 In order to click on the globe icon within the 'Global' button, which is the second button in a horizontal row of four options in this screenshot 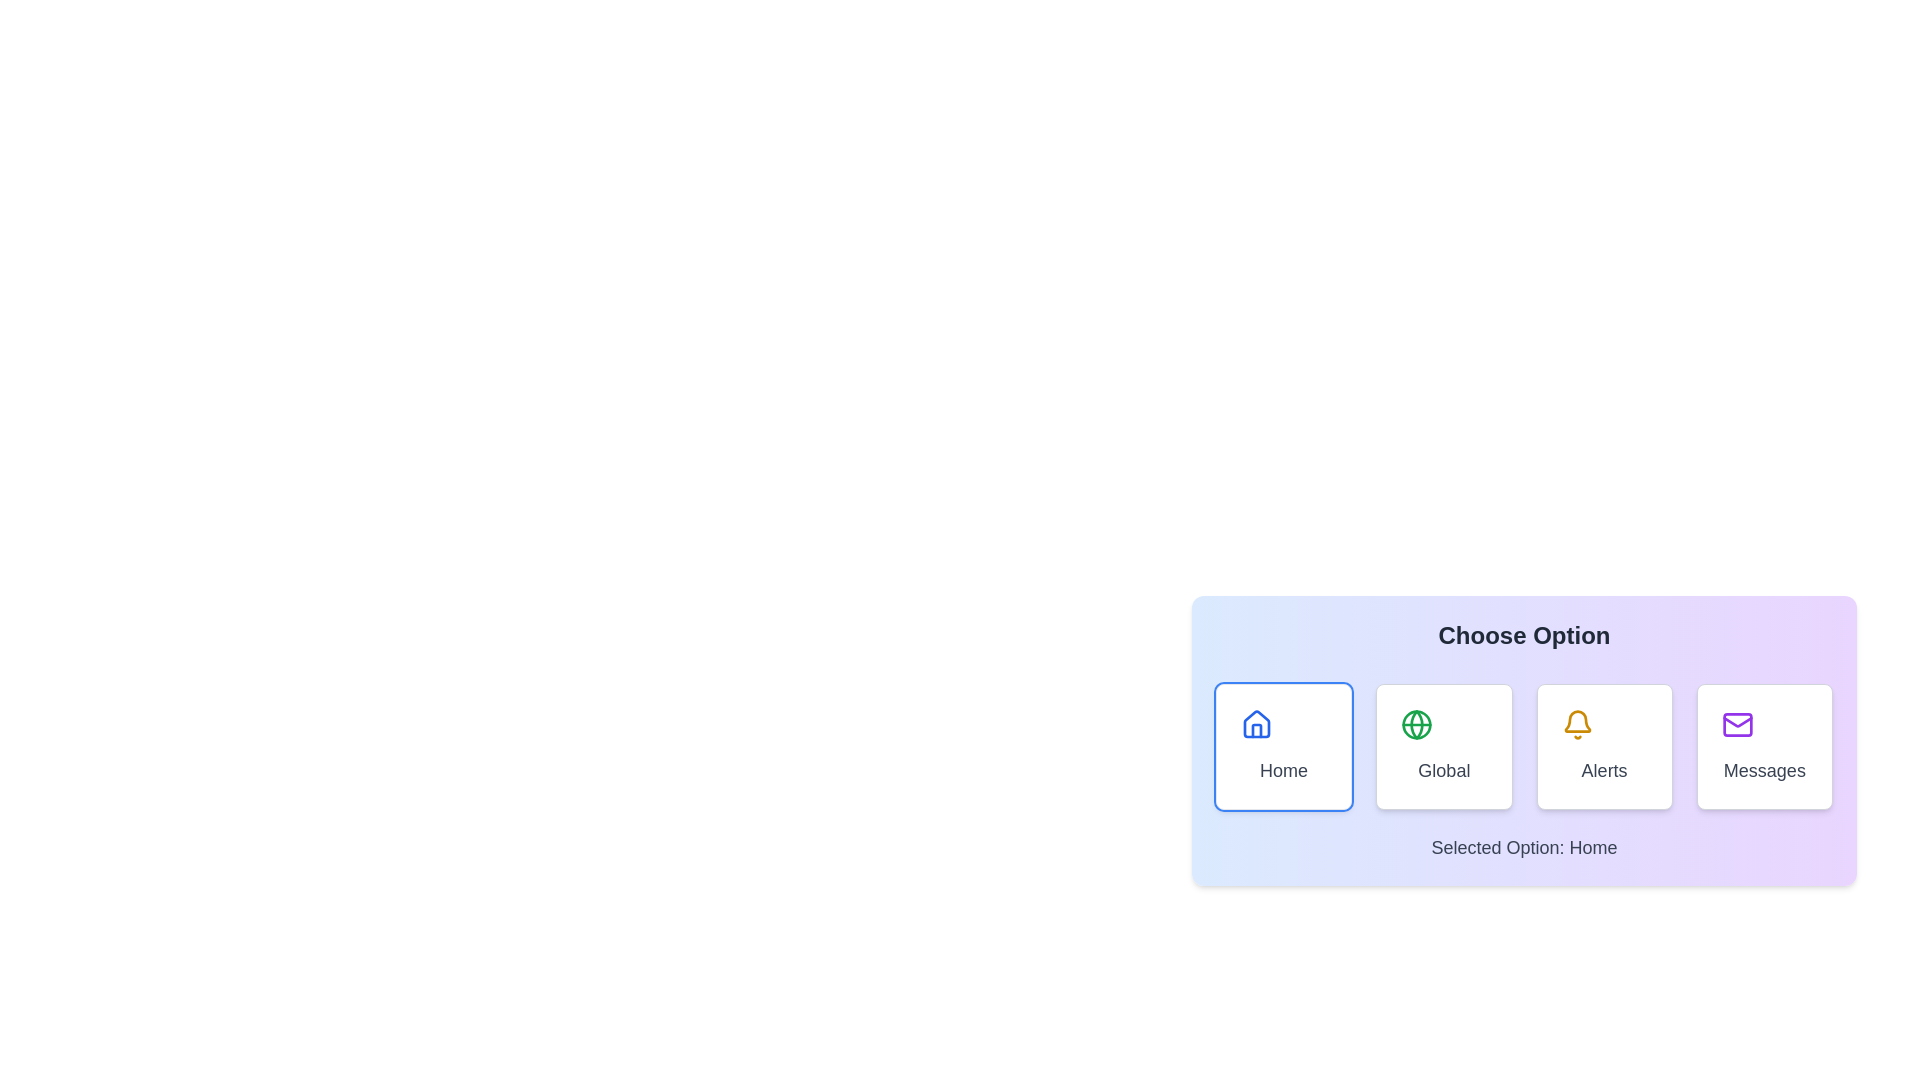, I will do `click(1416, 725)`.